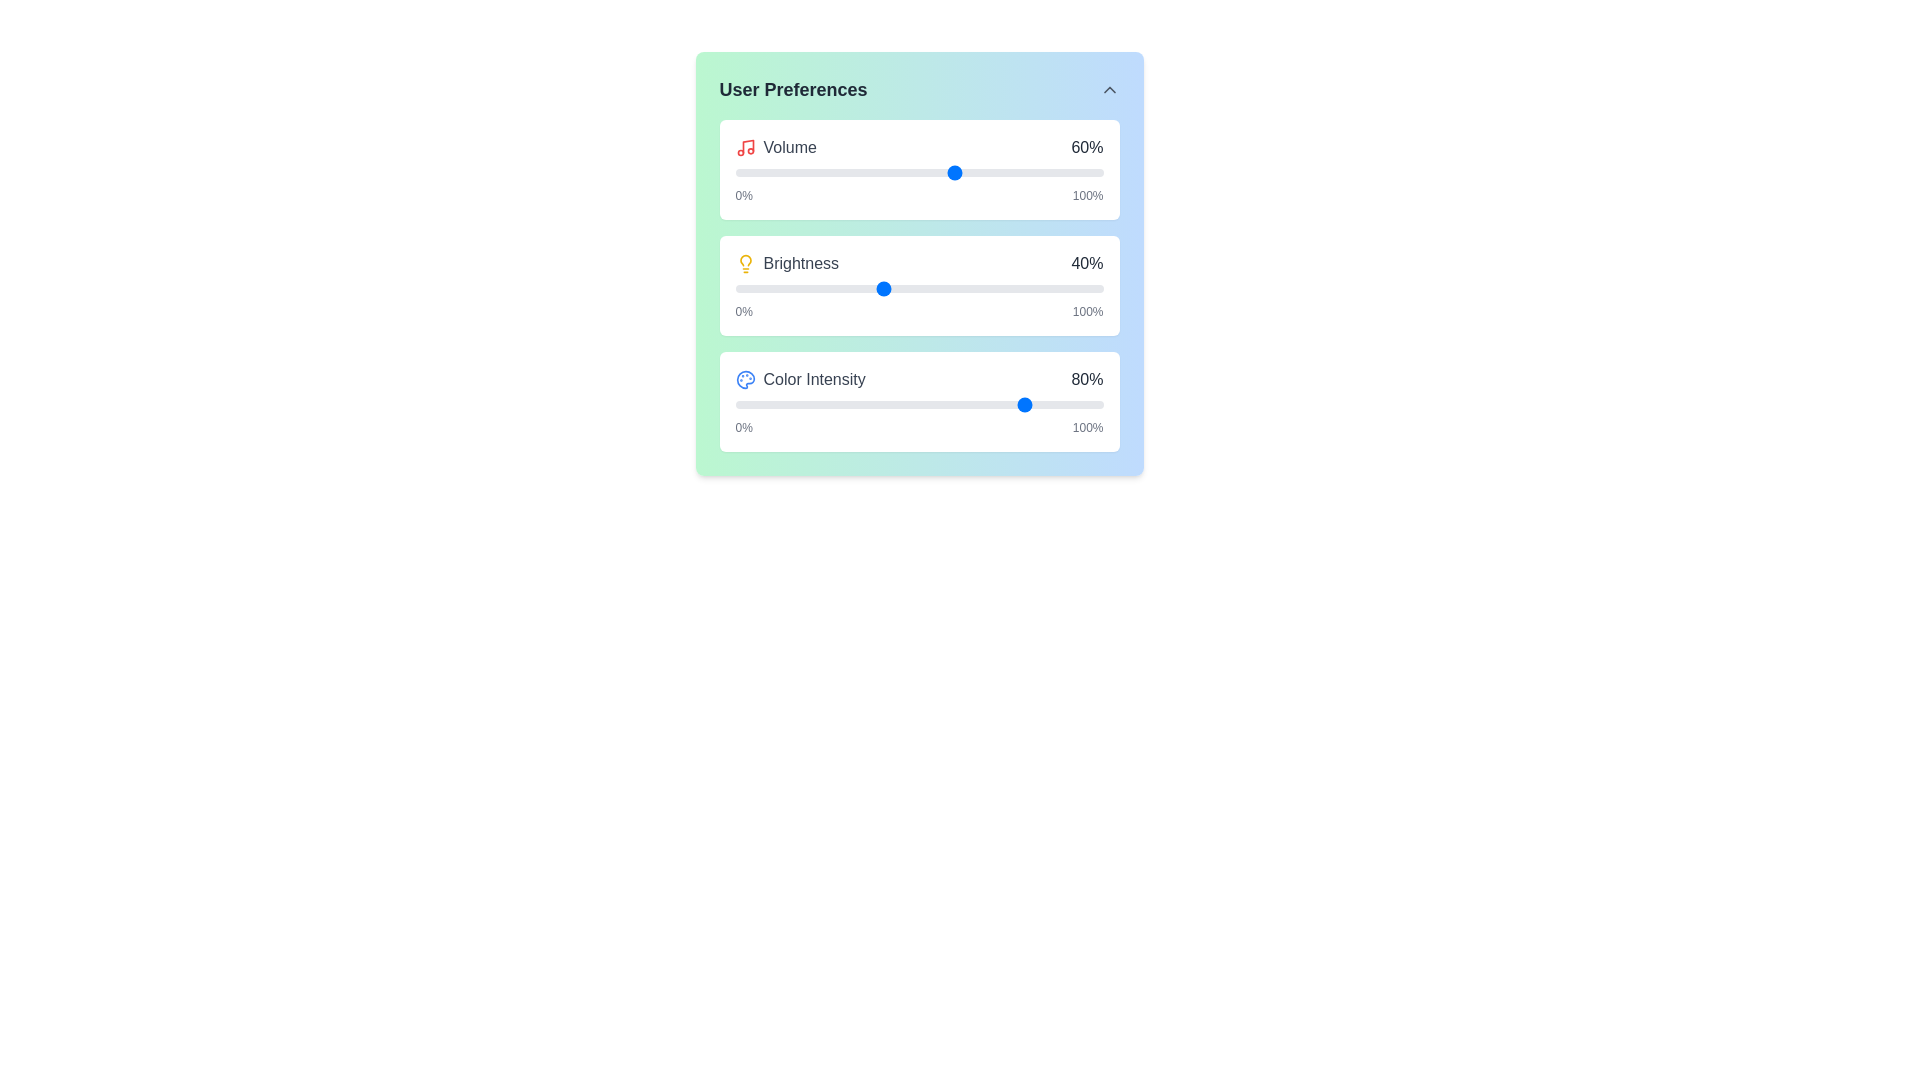  Describe the element at coordinates (744, 262) in the screenshot. I see `the brightness adjustment icon located` at that location.